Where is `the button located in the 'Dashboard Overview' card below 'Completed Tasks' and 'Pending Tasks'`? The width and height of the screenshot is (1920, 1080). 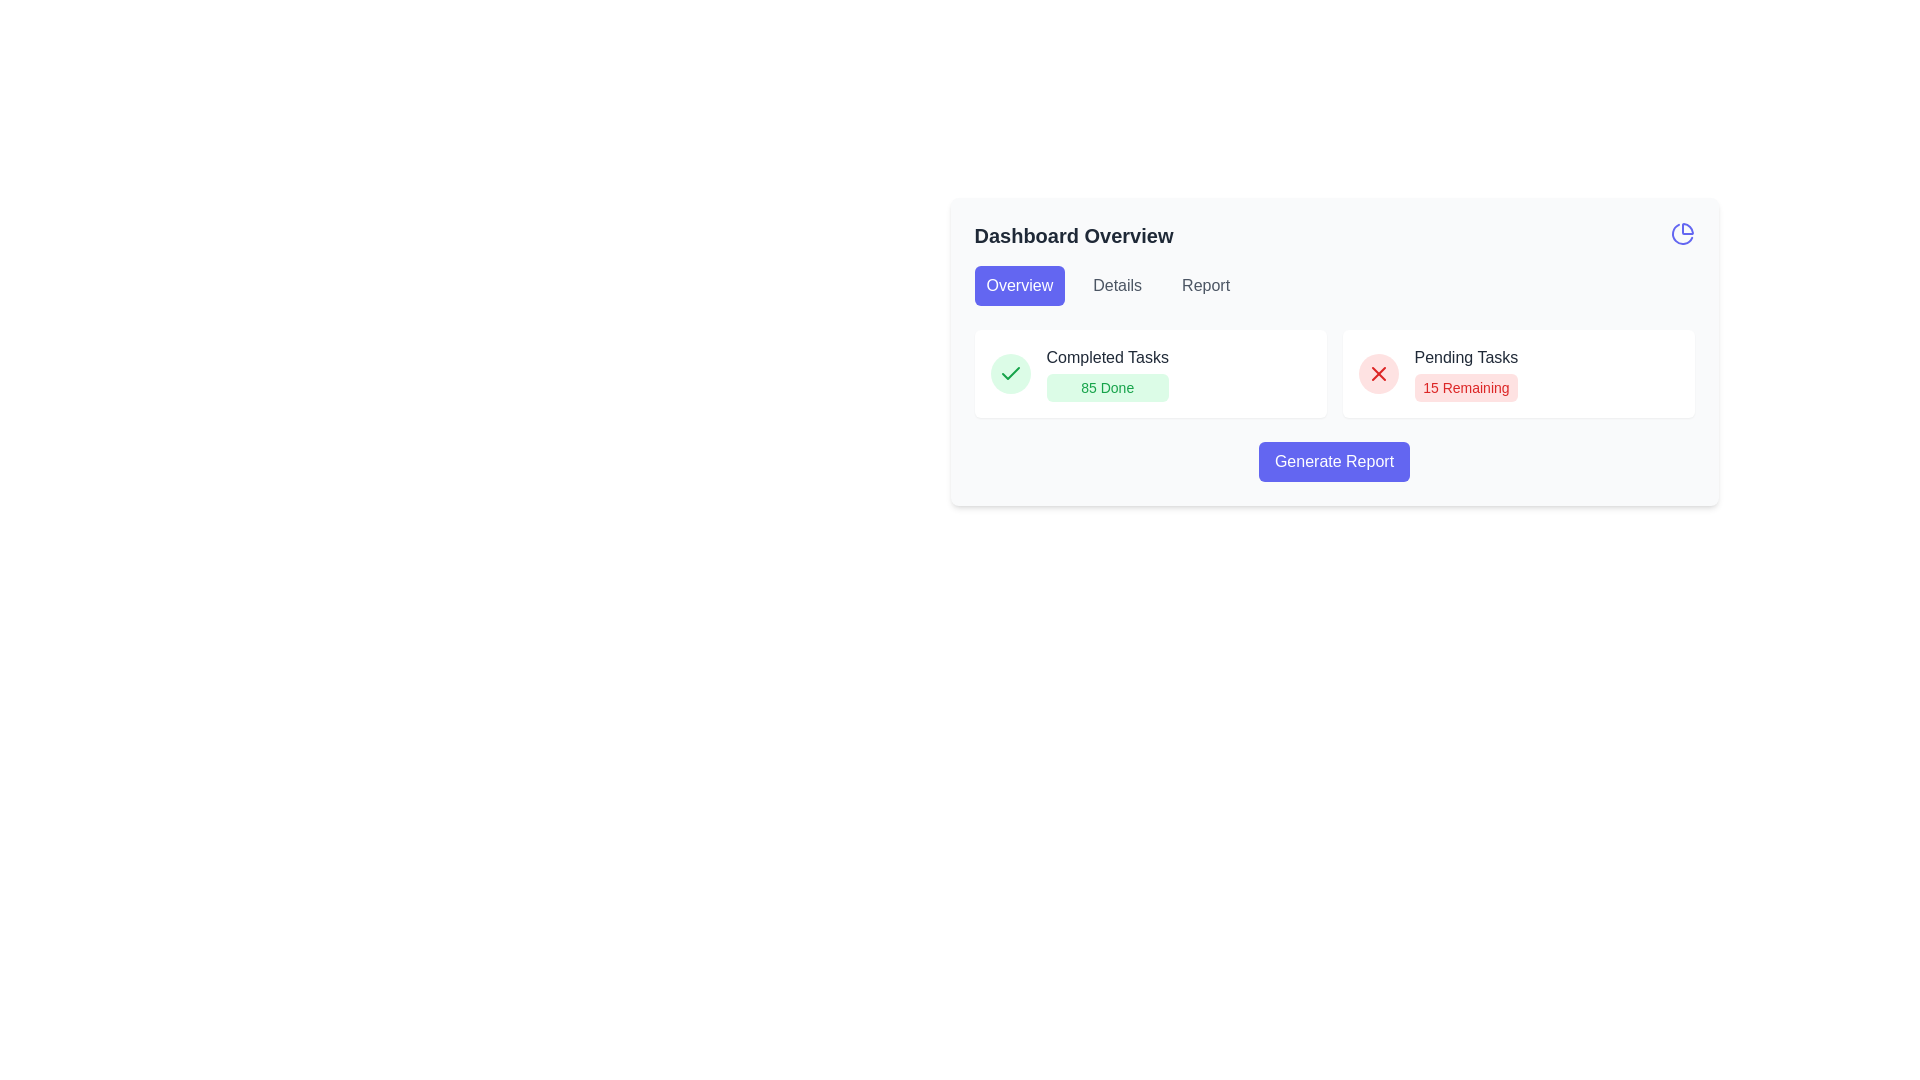
the button located in the 'Dashboard Overview' card below 'Completed Tasks' and 'Pending Tasks' is located at coordinates (1334, 462).